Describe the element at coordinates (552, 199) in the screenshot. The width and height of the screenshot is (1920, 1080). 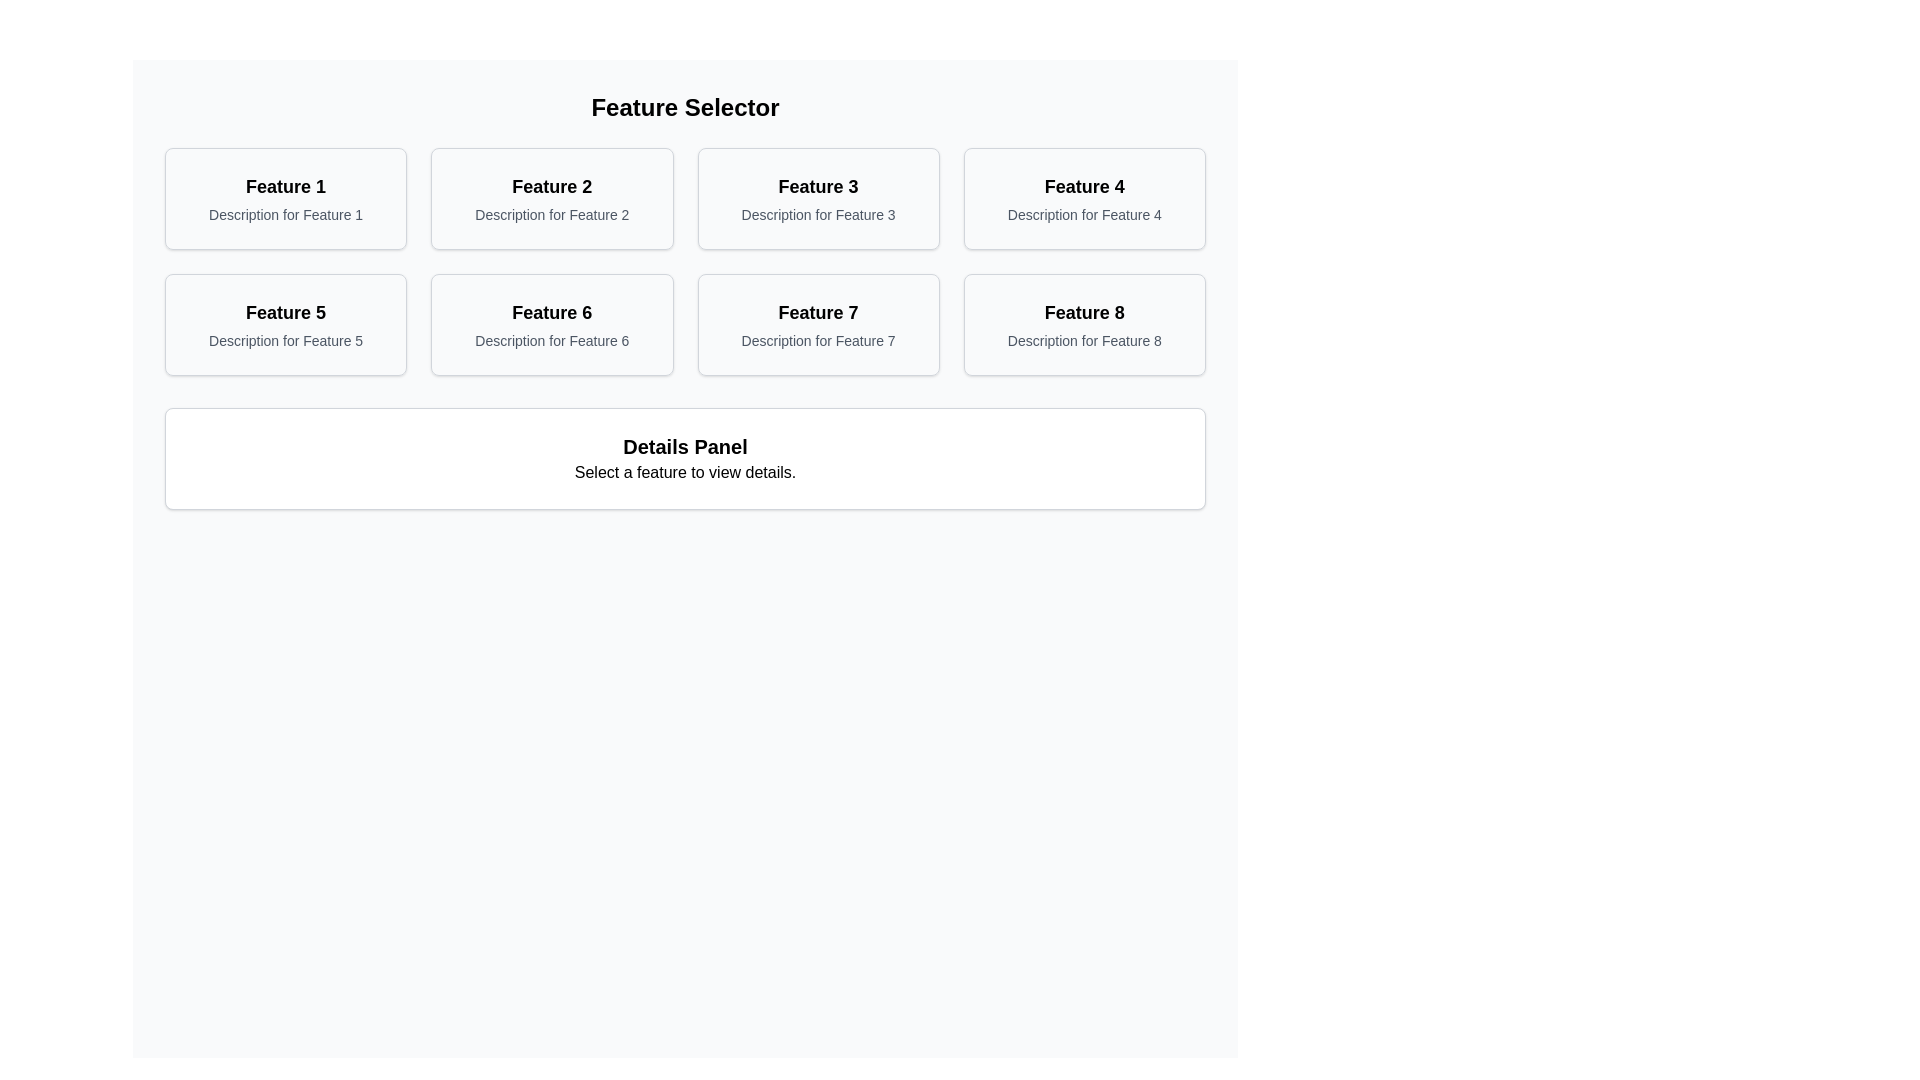
I see `text from the Feature Card labeled 'Feature 2', which is the second card in the first row of the grid` at that location.